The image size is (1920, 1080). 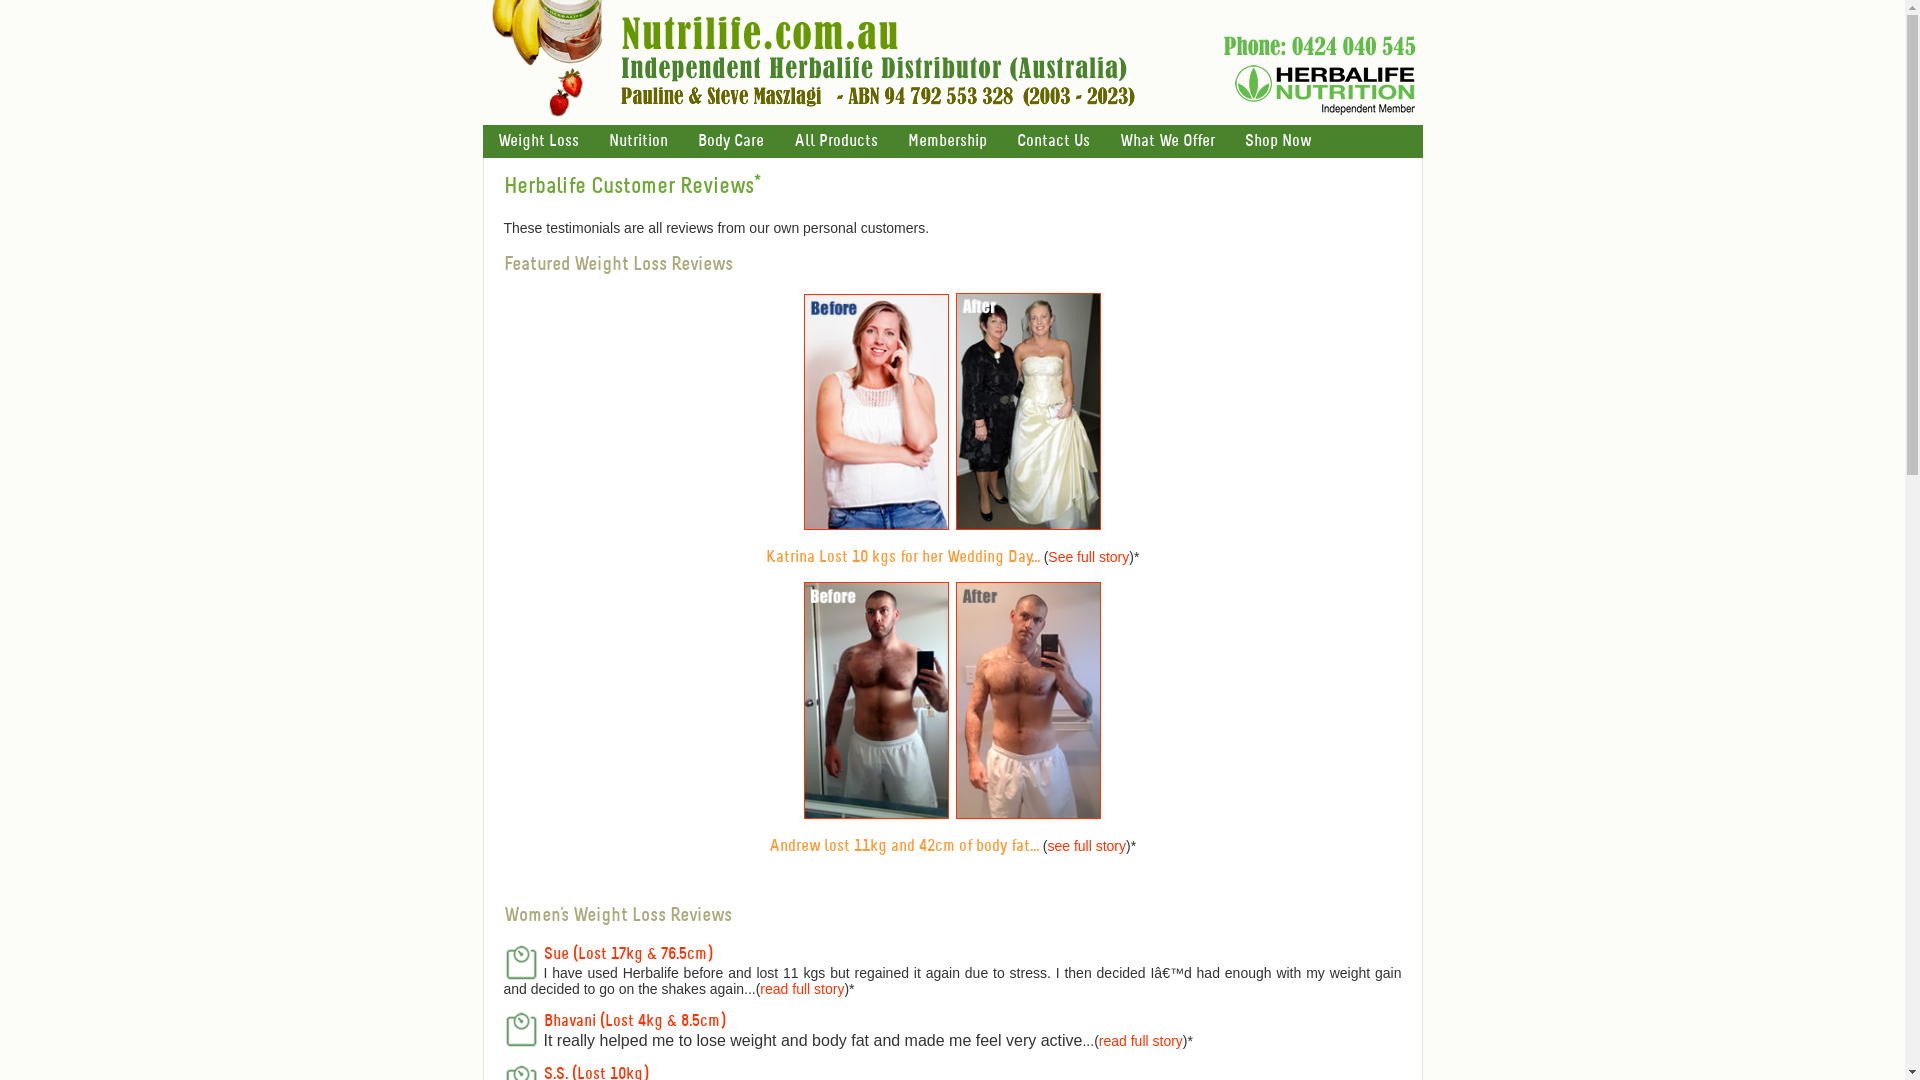 What do you see at coordinates (1052, 140) in the screenshot?
I see `'Contact Us'` at bounding box center [1052, 140].